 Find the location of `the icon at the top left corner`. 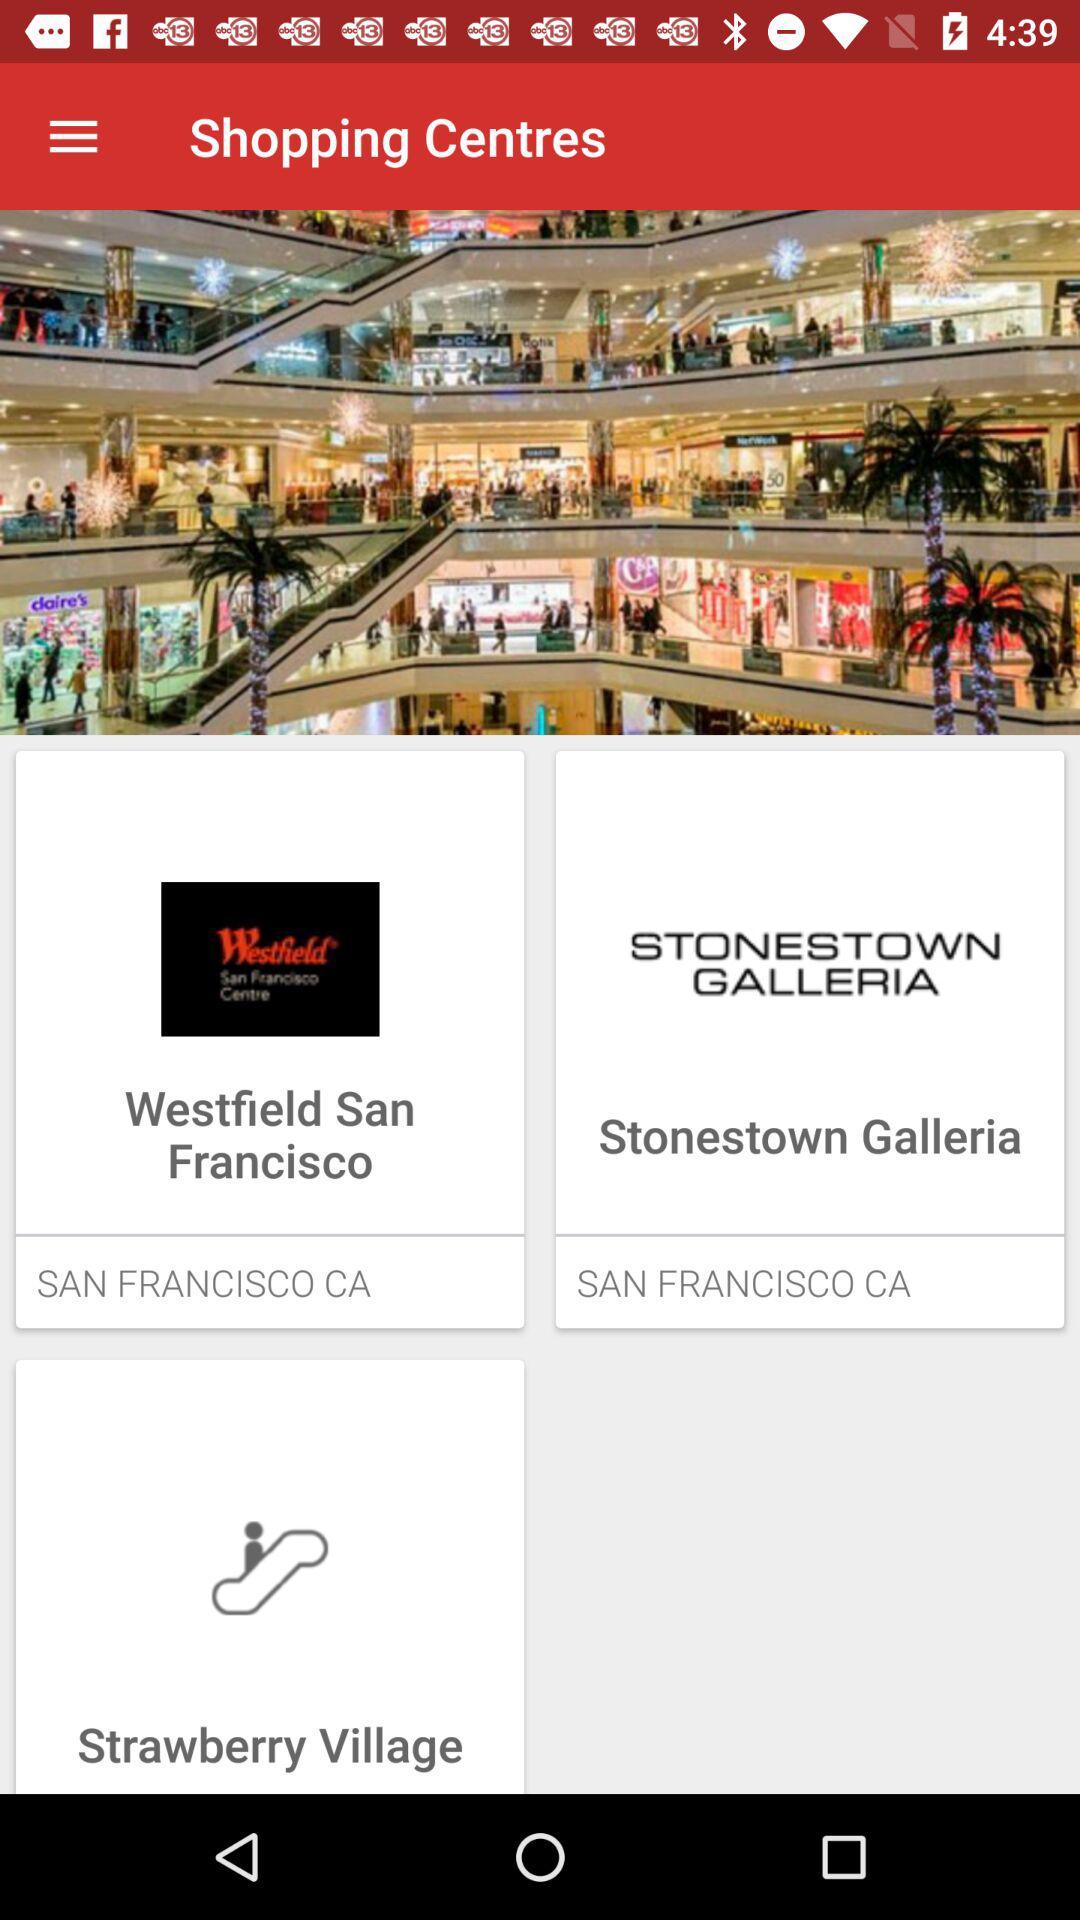

the icon at the top left corner is located at coordinates (72, 135).